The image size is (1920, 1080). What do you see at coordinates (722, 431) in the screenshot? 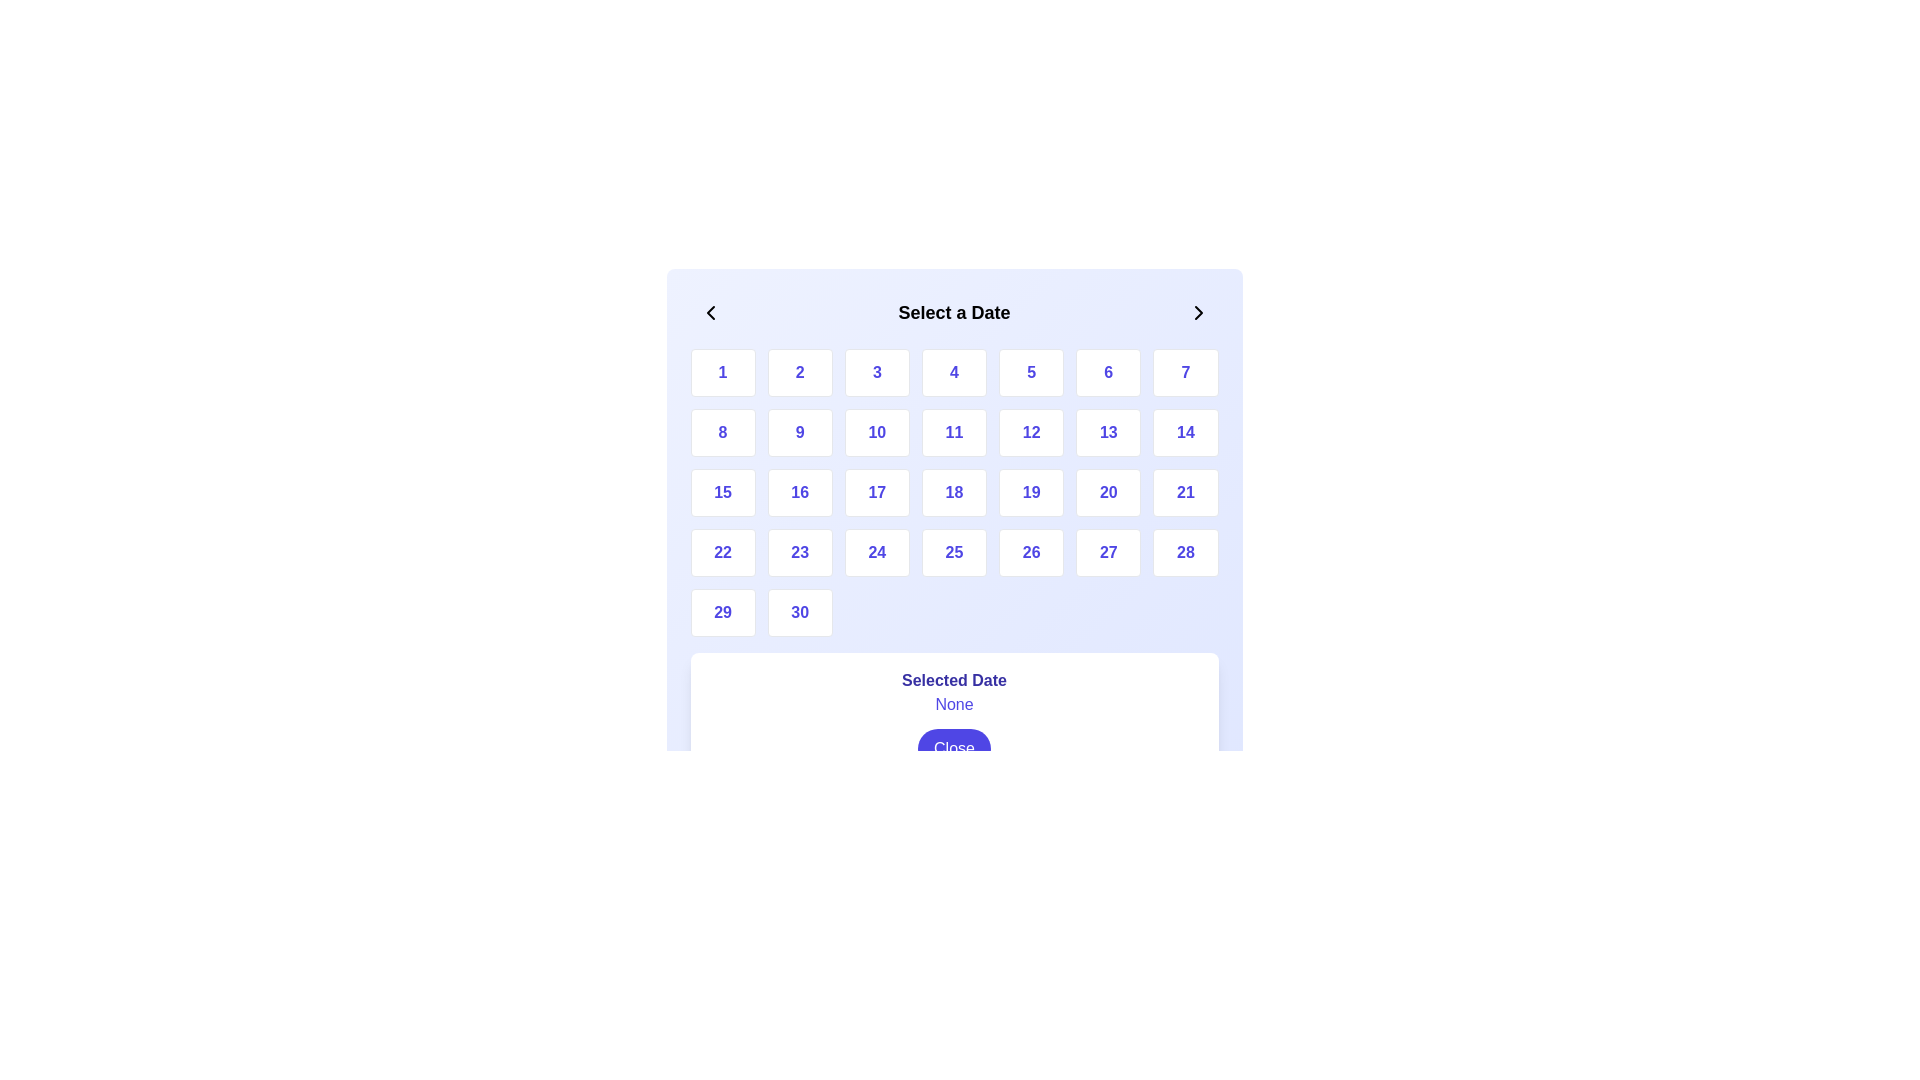
I see `the date selection button representing the date '8' in the date picker component` at bounding box center [722, 431].